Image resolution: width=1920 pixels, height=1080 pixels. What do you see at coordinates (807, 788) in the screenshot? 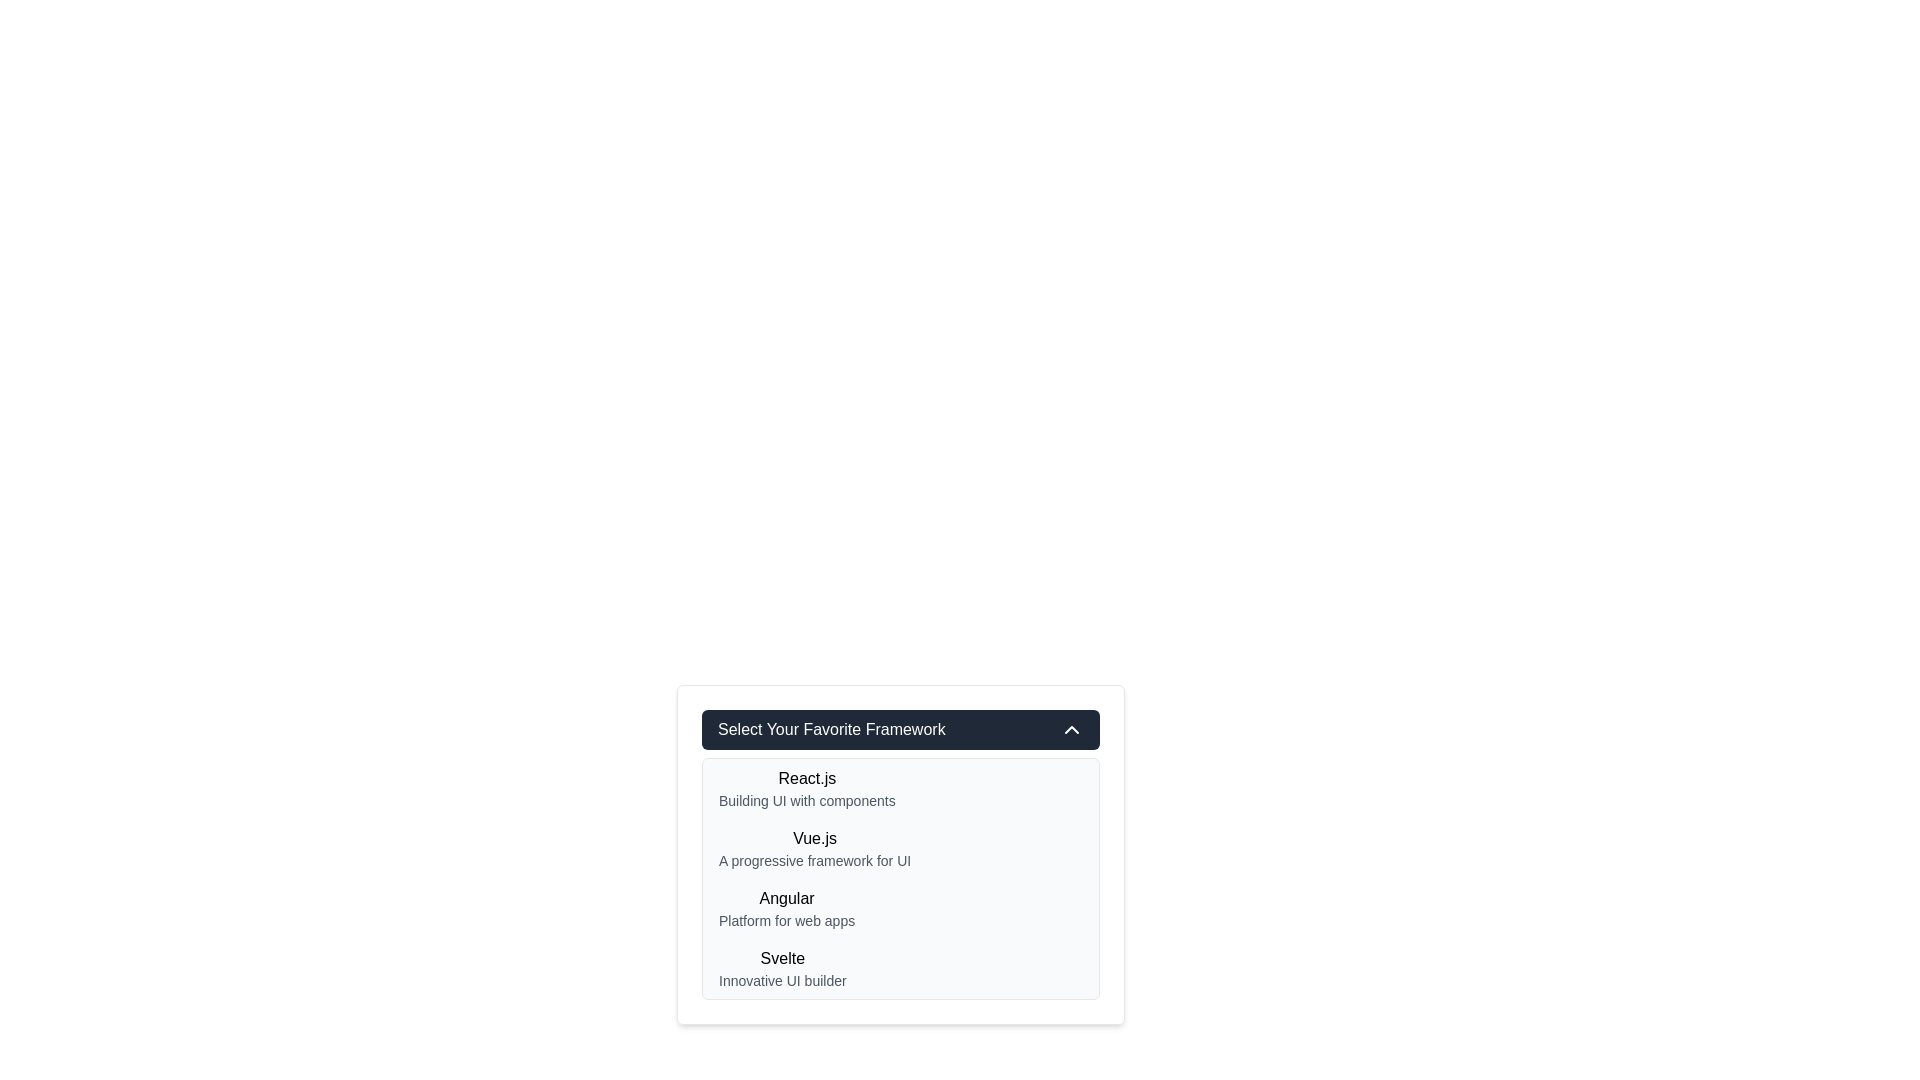
I see `the first list item that describes the 'React.js' framework, located directly below the header 'Select Your Favorite Framework'` at bounding box center [807, 788].